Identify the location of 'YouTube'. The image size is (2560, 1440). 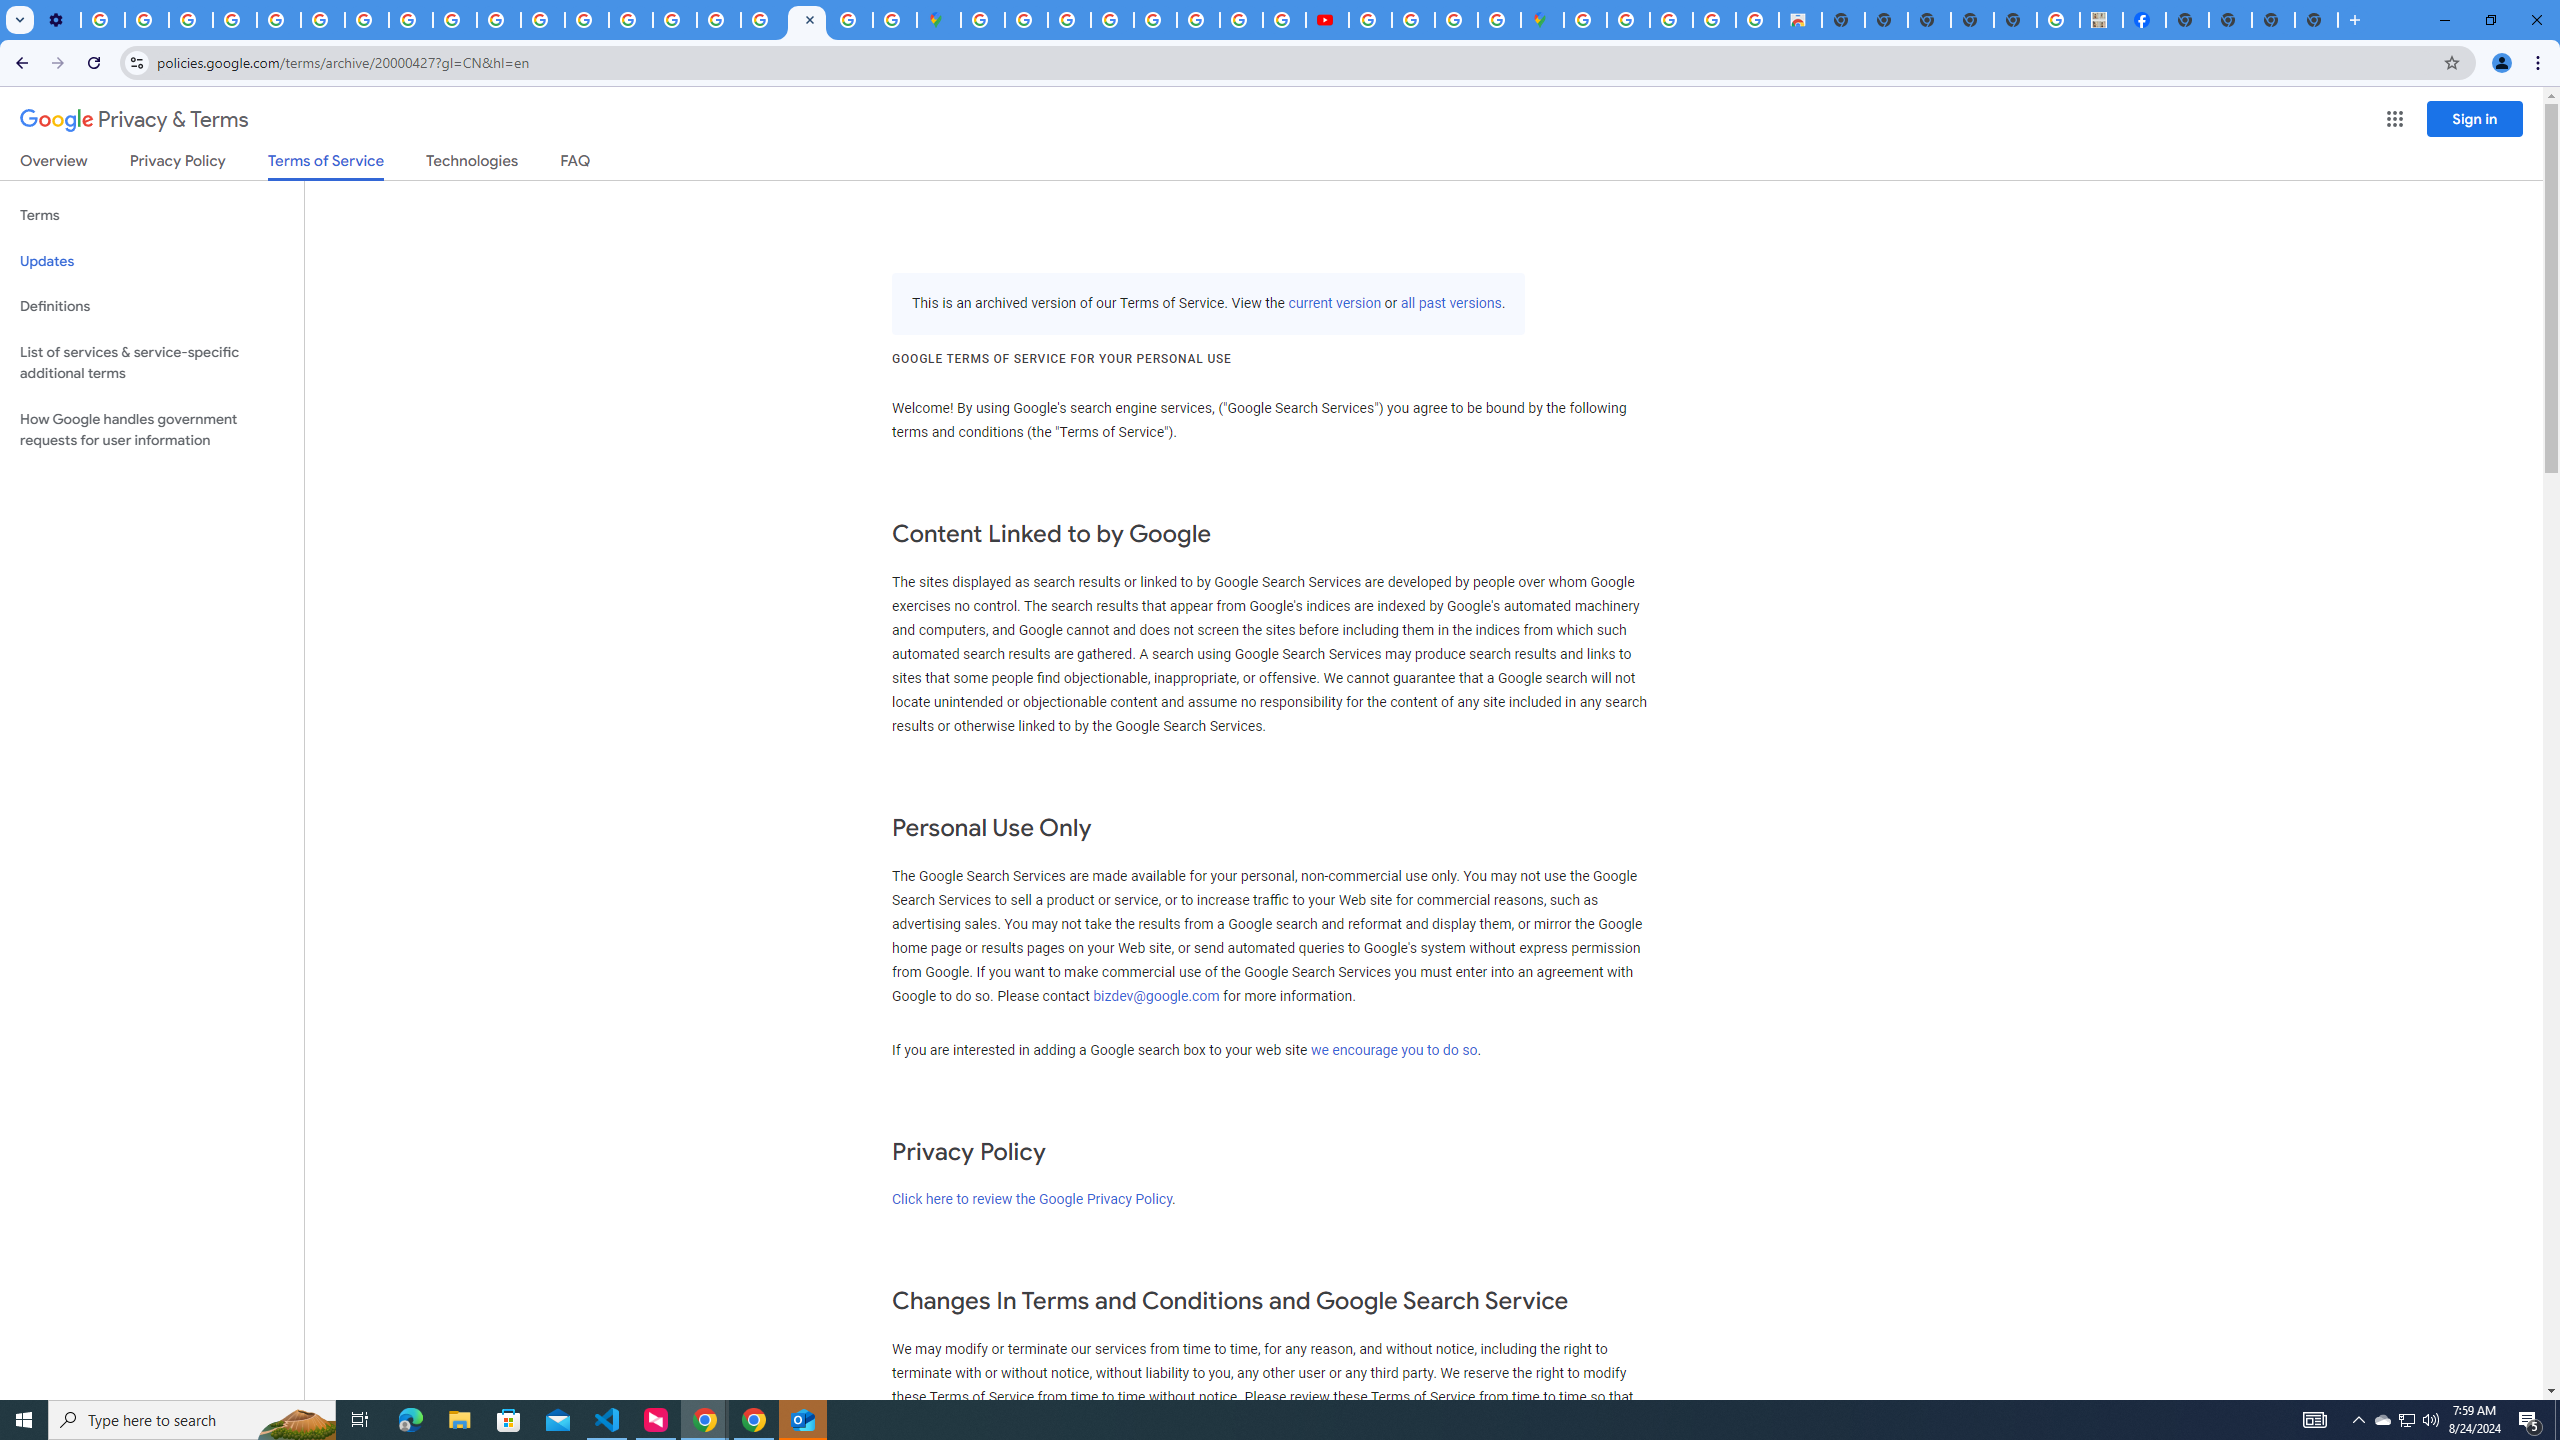
(322, 19).